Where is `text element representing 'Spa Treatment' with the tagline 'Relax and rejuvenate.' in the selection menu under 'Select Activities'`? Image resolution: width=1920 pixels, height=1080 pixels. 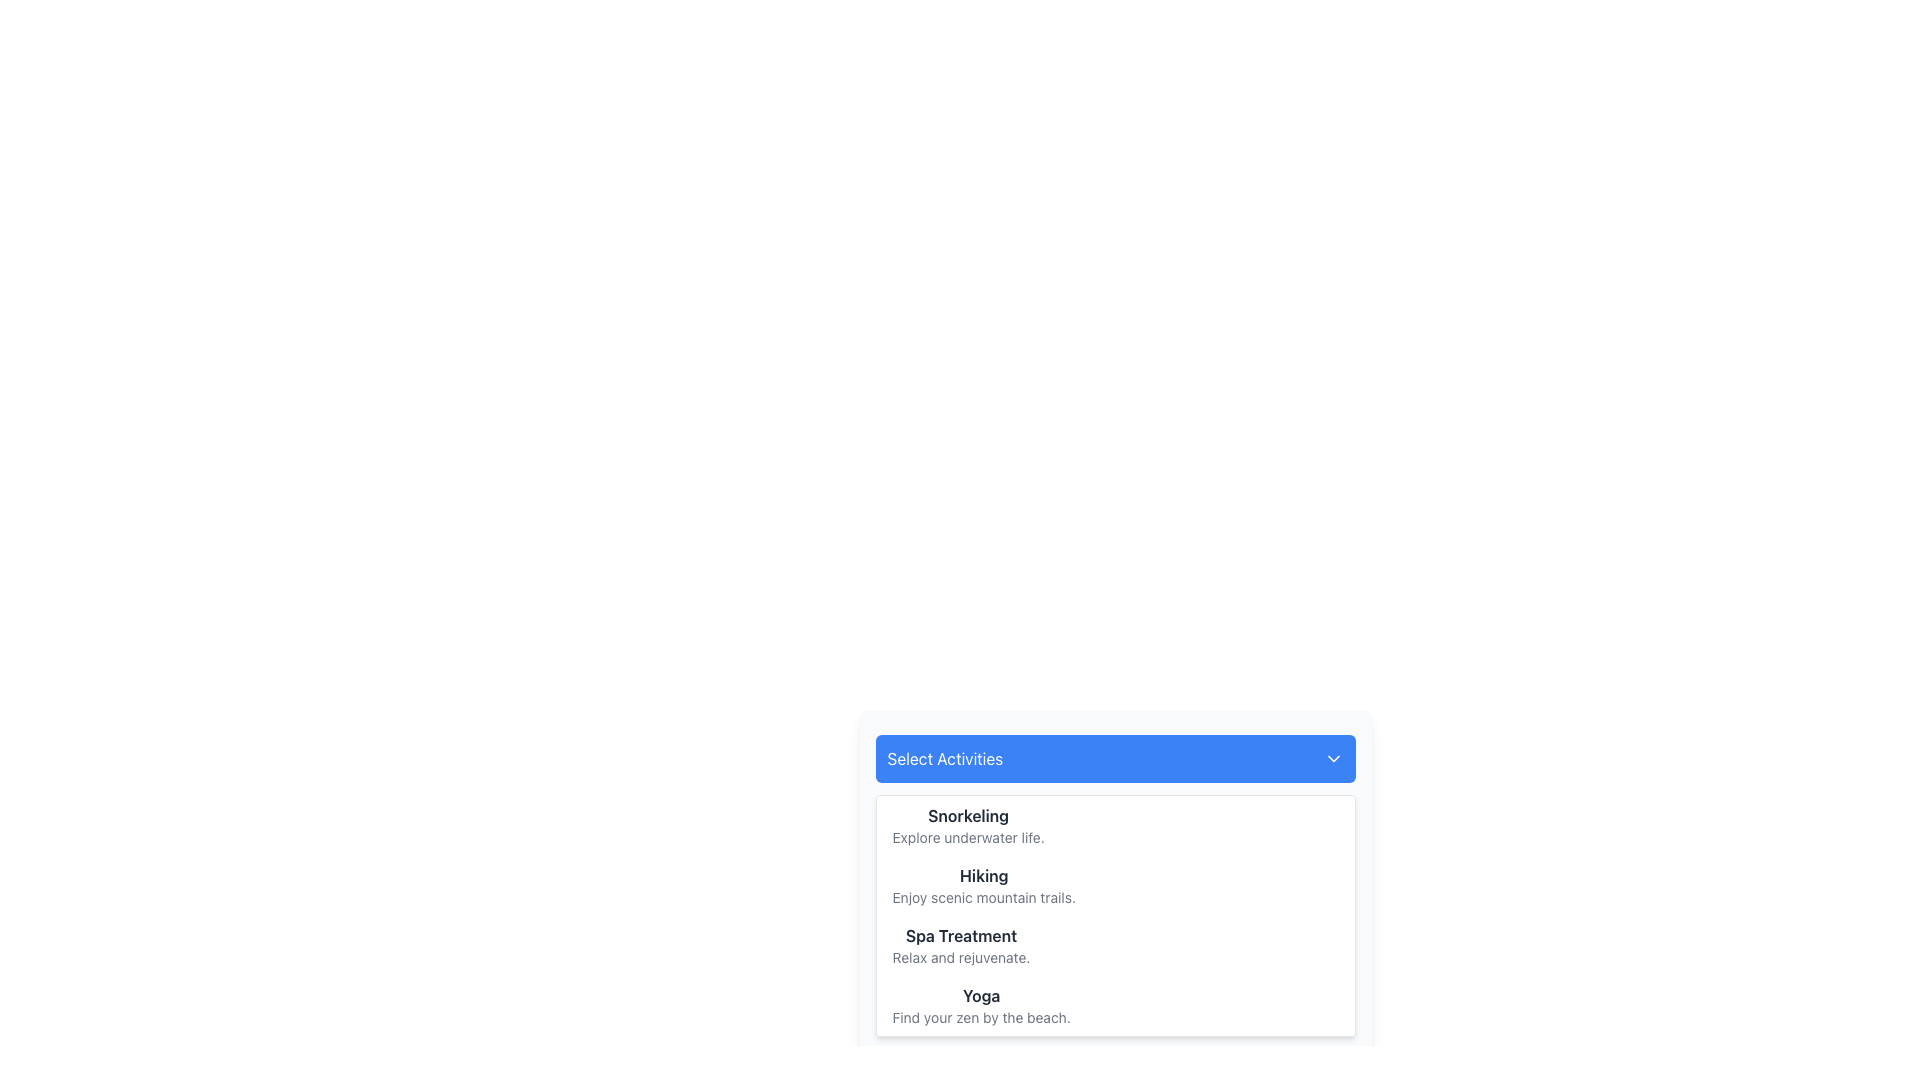
text element representing 'Spa Treatment' with the tagline 'Relax and rejuvenate.' in the selection menu under 'Select Activities' is located at coordinates (961, 945).